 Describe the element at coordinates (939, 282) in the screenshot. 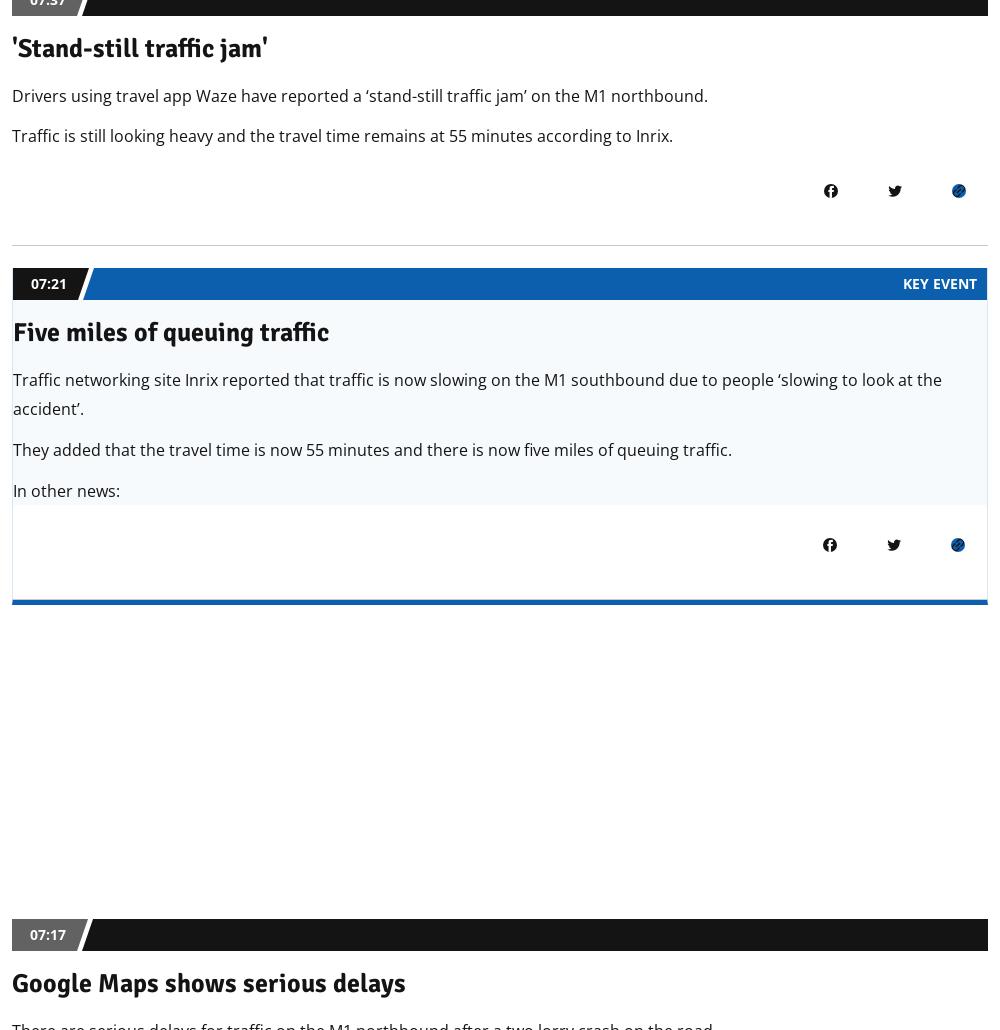

I see `'KEY EVENT'` at that location.